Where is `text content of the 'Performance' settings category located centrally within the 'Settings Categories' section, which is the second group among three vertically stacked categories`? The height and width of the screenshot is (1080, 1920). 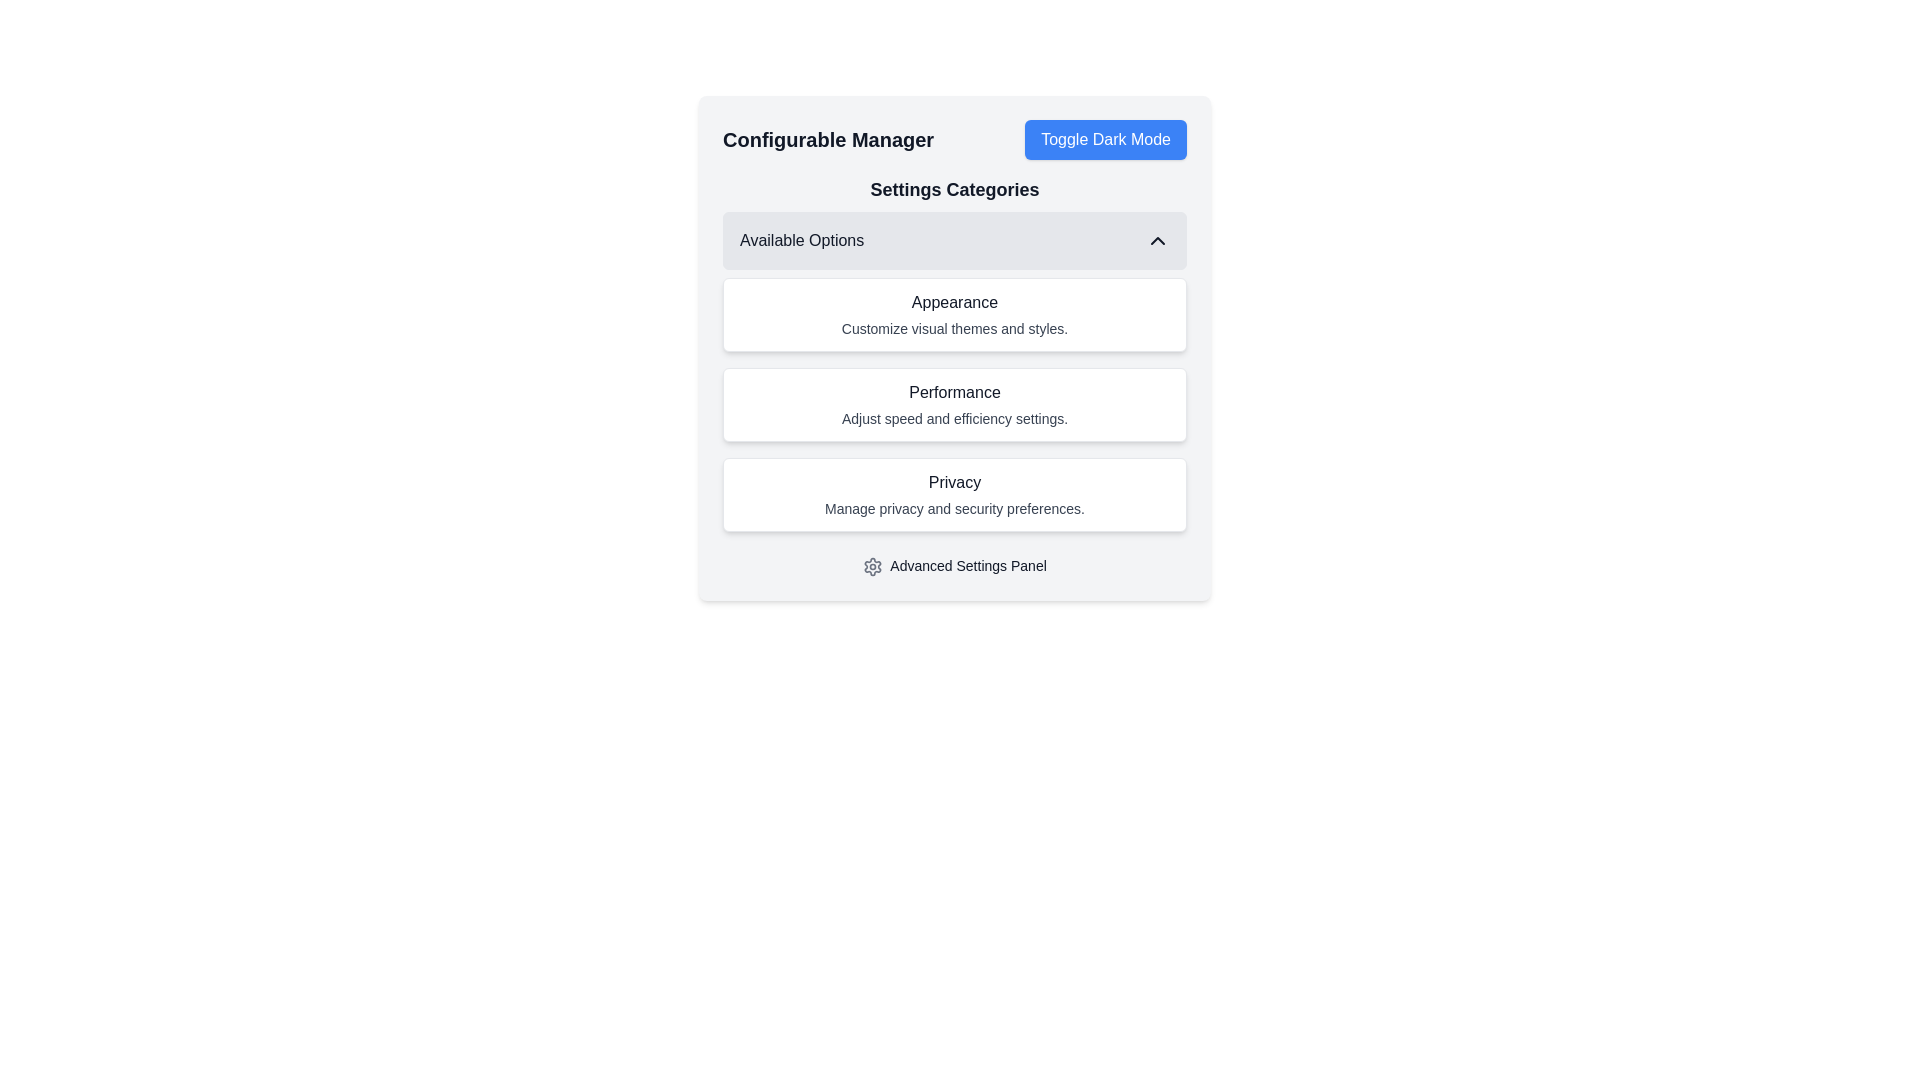
text content of the 'Performance' settings category located centrally within the 'Settings Categories' section, which is the second group among three vertically stacked categories is located at coordinates (954, 405).